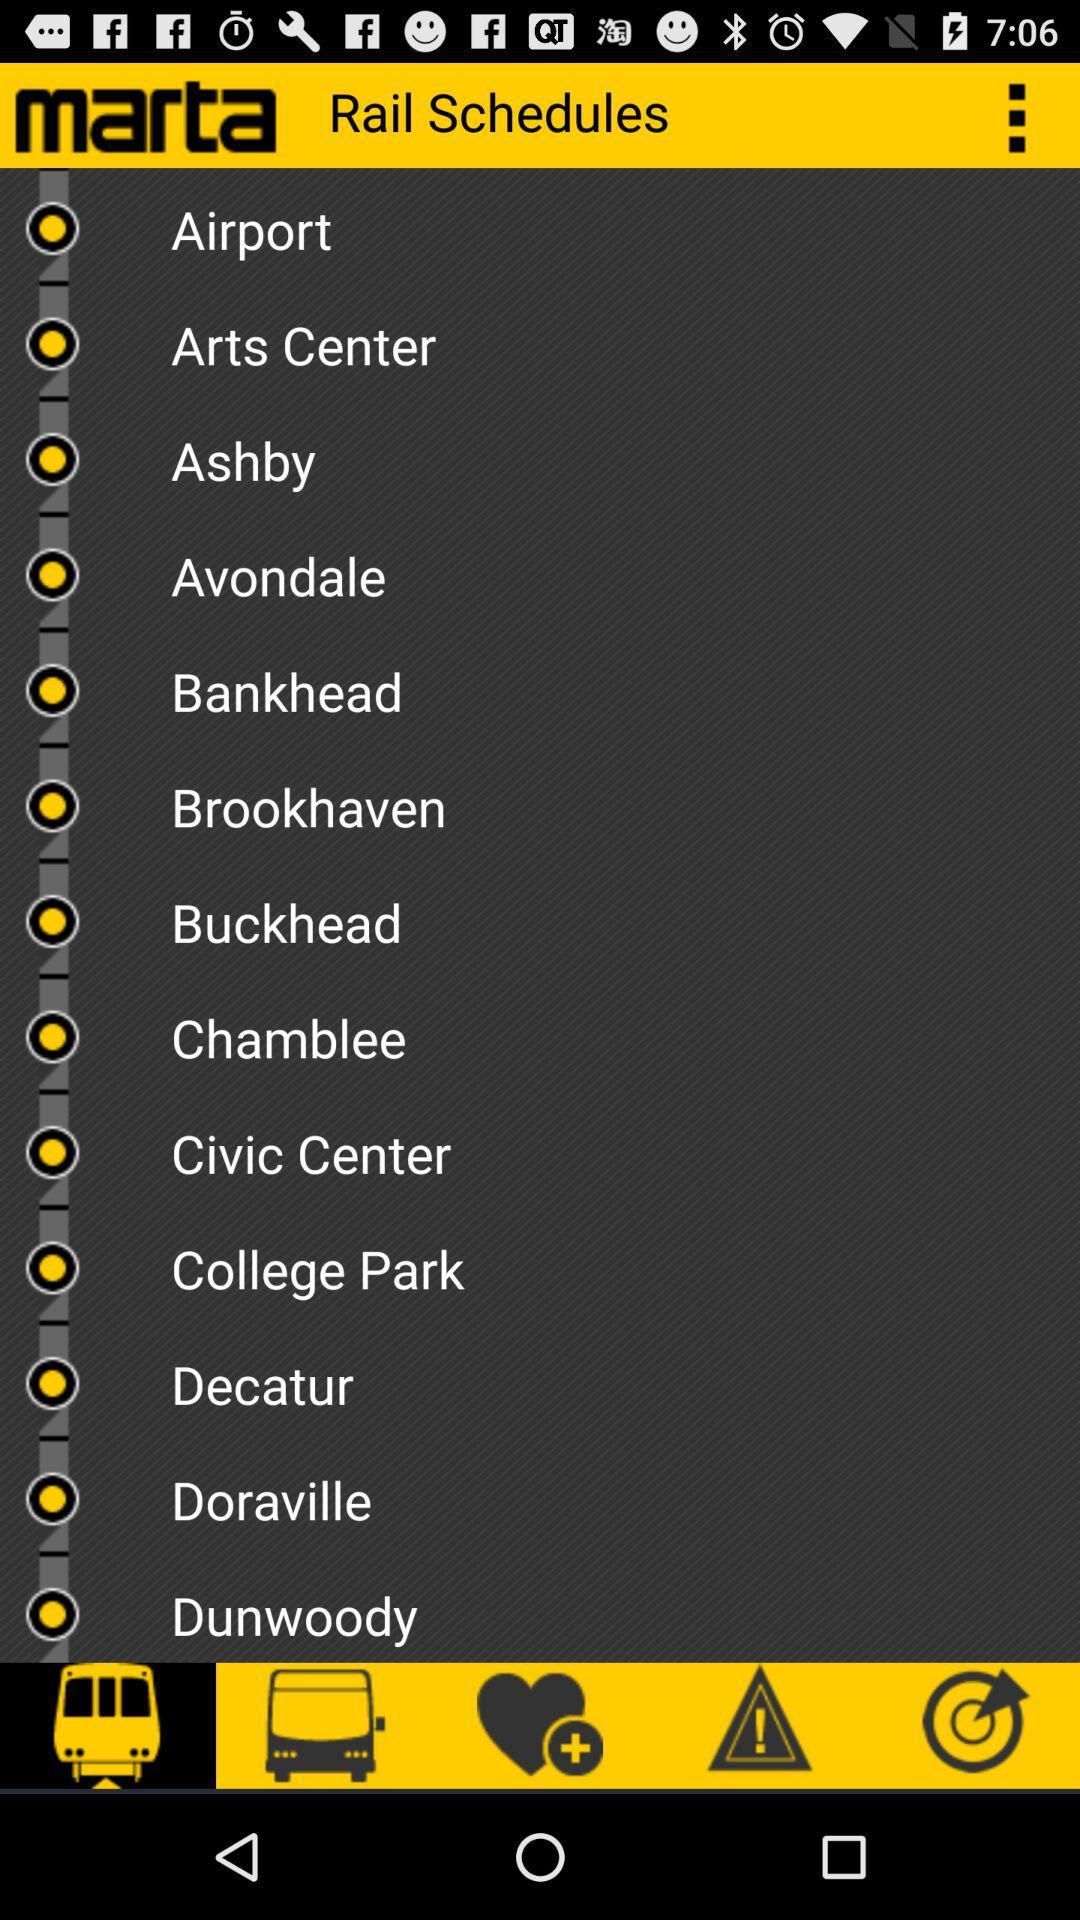 This screenshot has height=1920, width=1080. Describe the element at coordinates (624, 1608) in the screenshot. I see `dunwoody icon` at that location.